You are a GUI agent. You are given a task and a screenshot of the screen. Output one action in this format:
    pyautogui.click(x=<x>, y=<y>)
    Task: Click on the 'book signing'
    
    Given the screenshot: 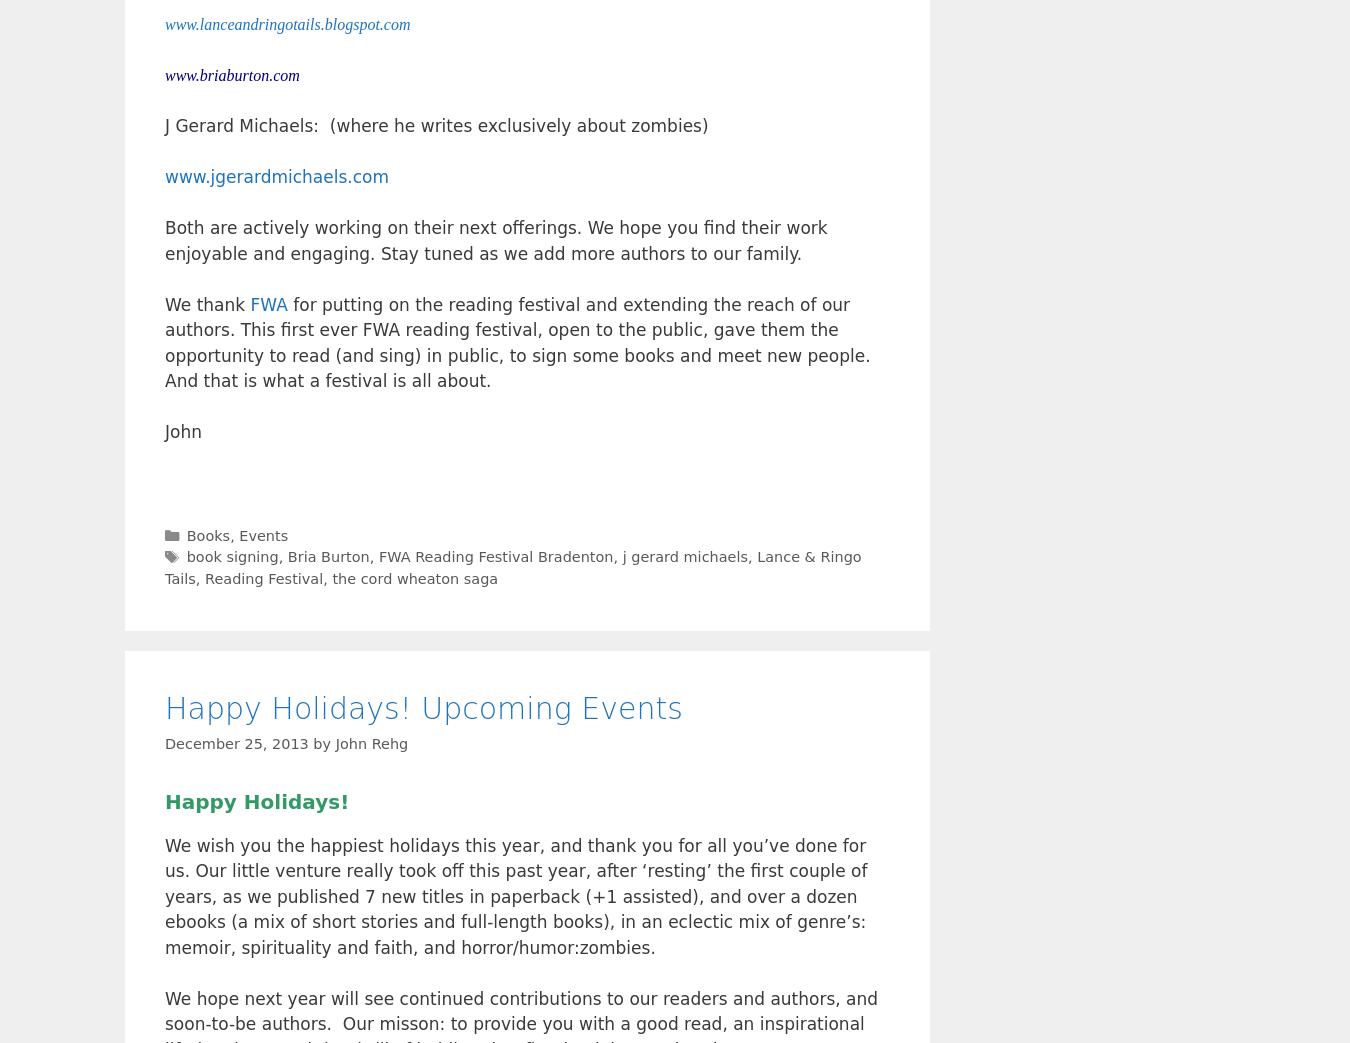 What is the action you would take?
    pyautogui.click(x=231, y=556)
    